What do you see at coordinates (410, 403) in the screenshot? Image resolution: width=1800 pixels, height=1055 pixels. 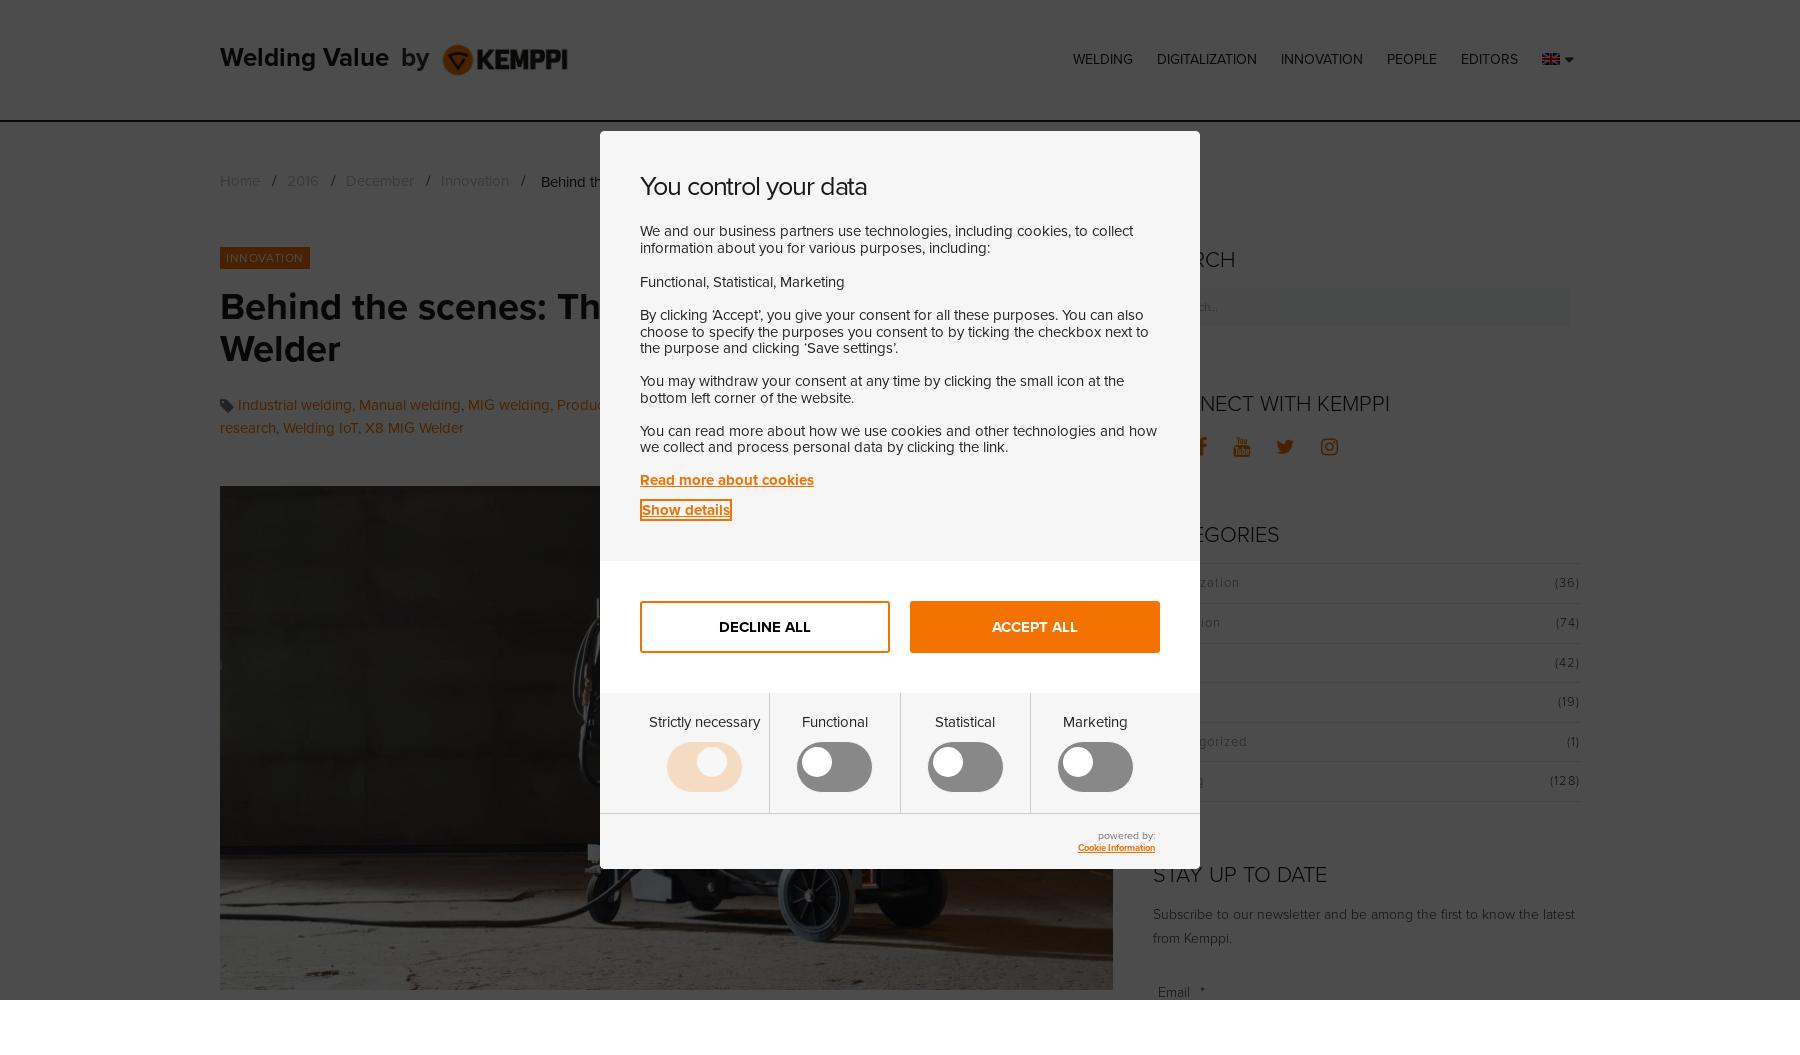 I see `'Manual welding'` at bounding box center [410, 403].